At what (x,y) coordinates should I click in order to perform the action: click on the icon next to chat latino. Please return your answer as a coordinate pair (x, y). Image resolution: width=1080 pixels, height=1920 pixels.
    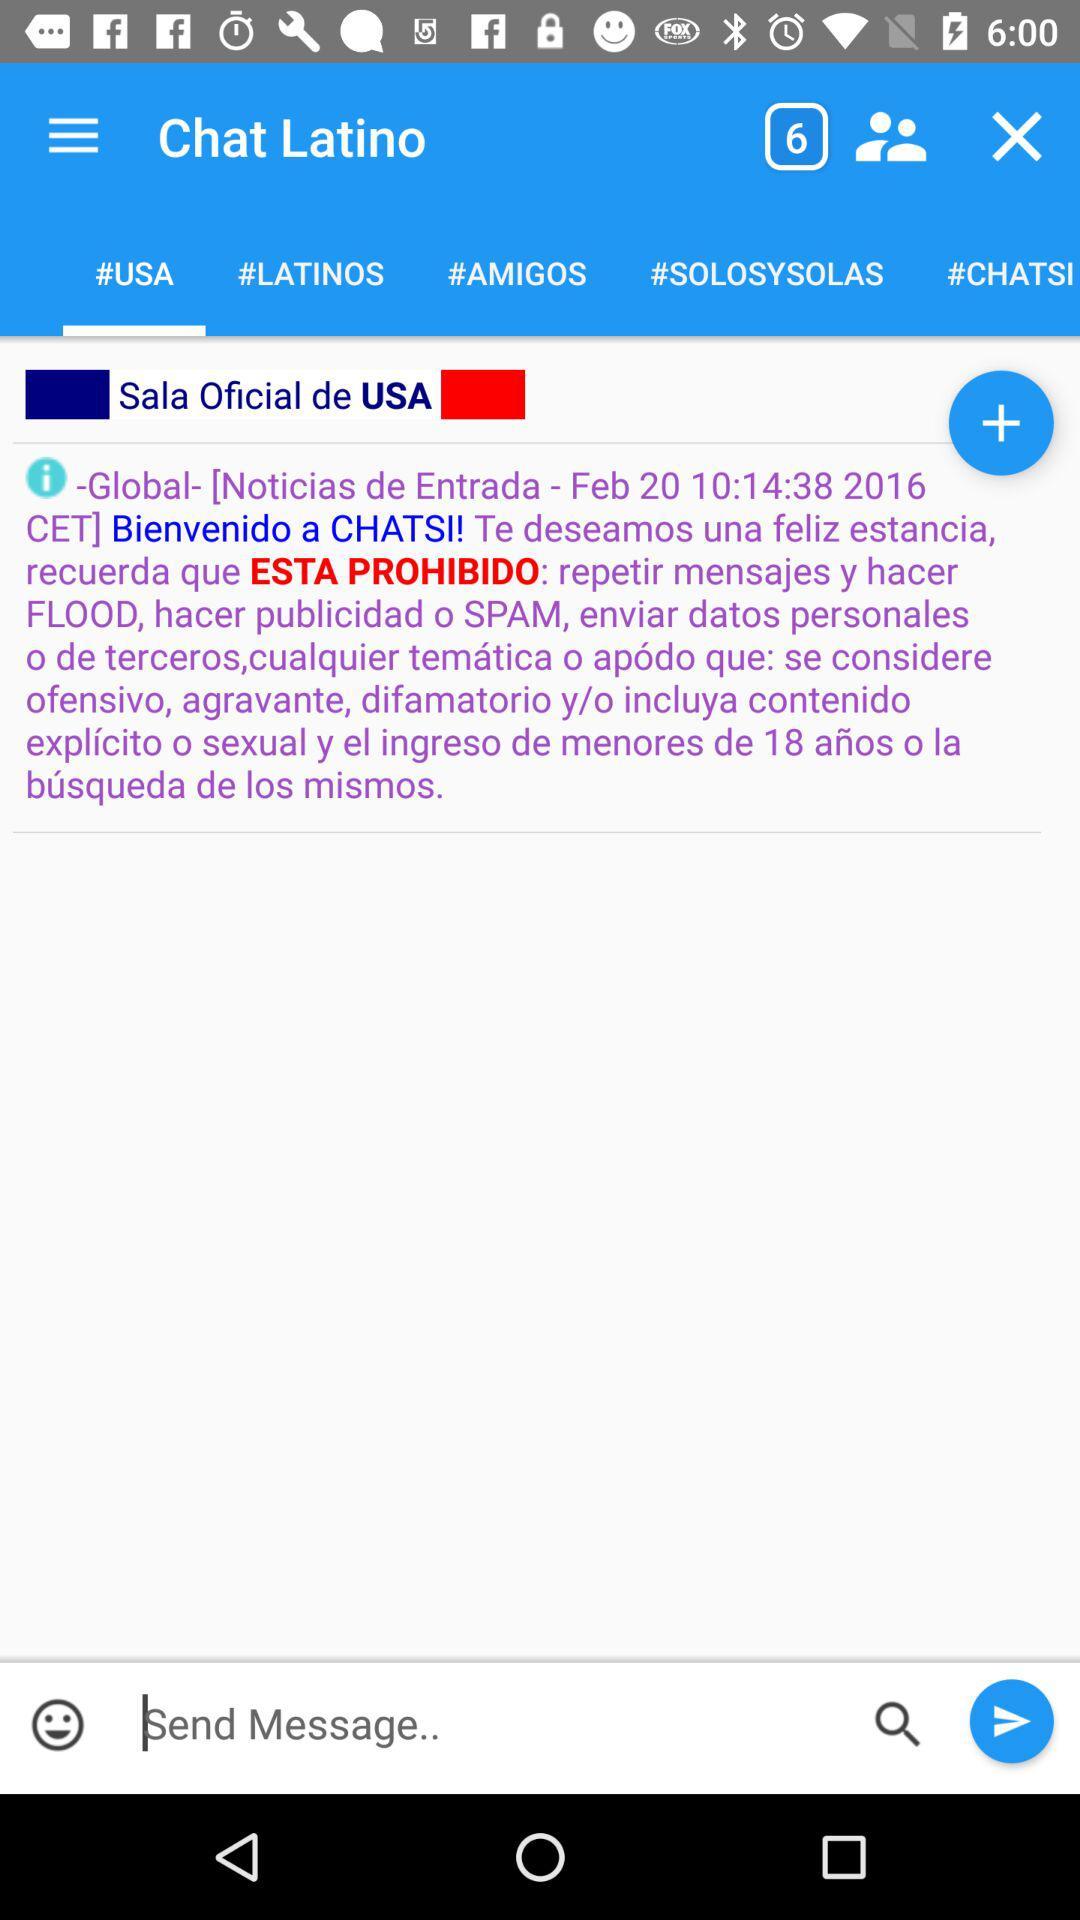
    Looking at the image, I should click on (795, 135).